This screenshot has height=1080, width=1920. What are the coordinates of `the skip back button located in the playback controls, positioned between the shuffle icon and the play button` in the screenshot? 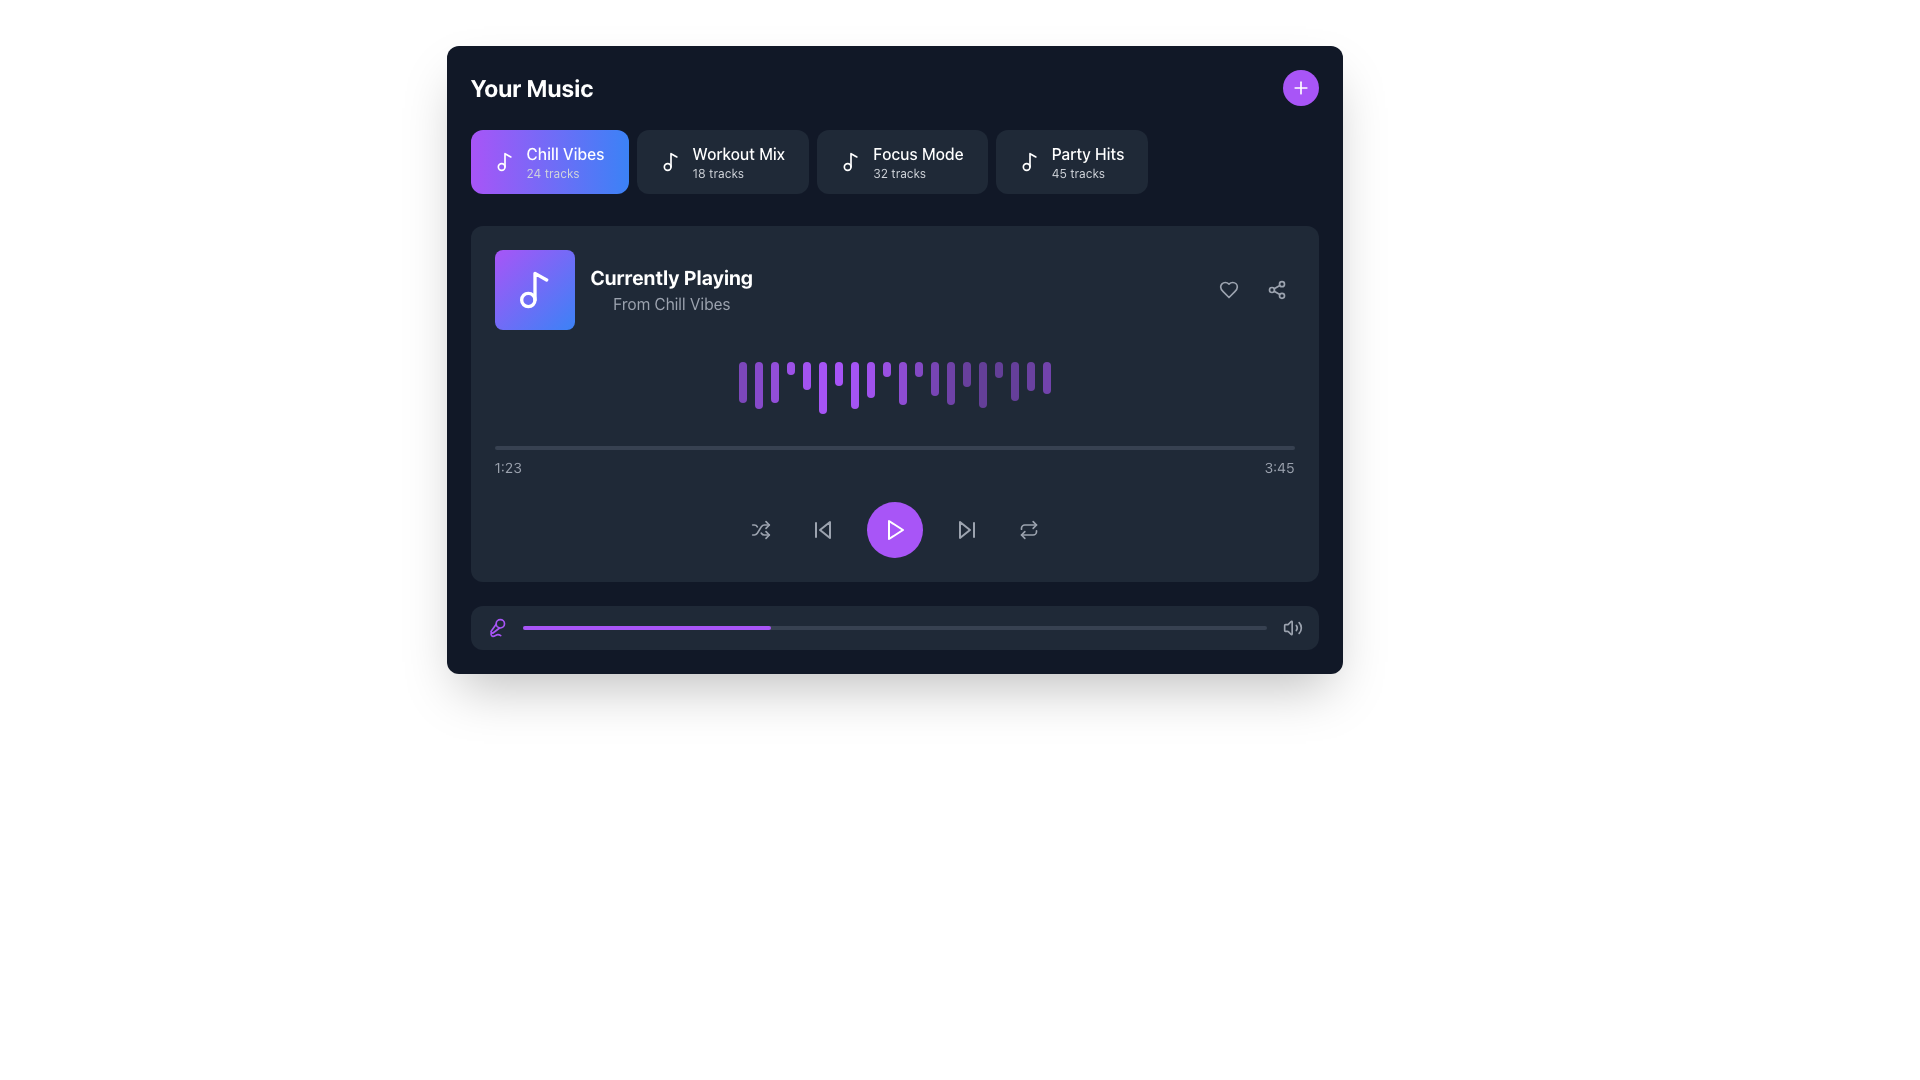 It's located at (822, 529).